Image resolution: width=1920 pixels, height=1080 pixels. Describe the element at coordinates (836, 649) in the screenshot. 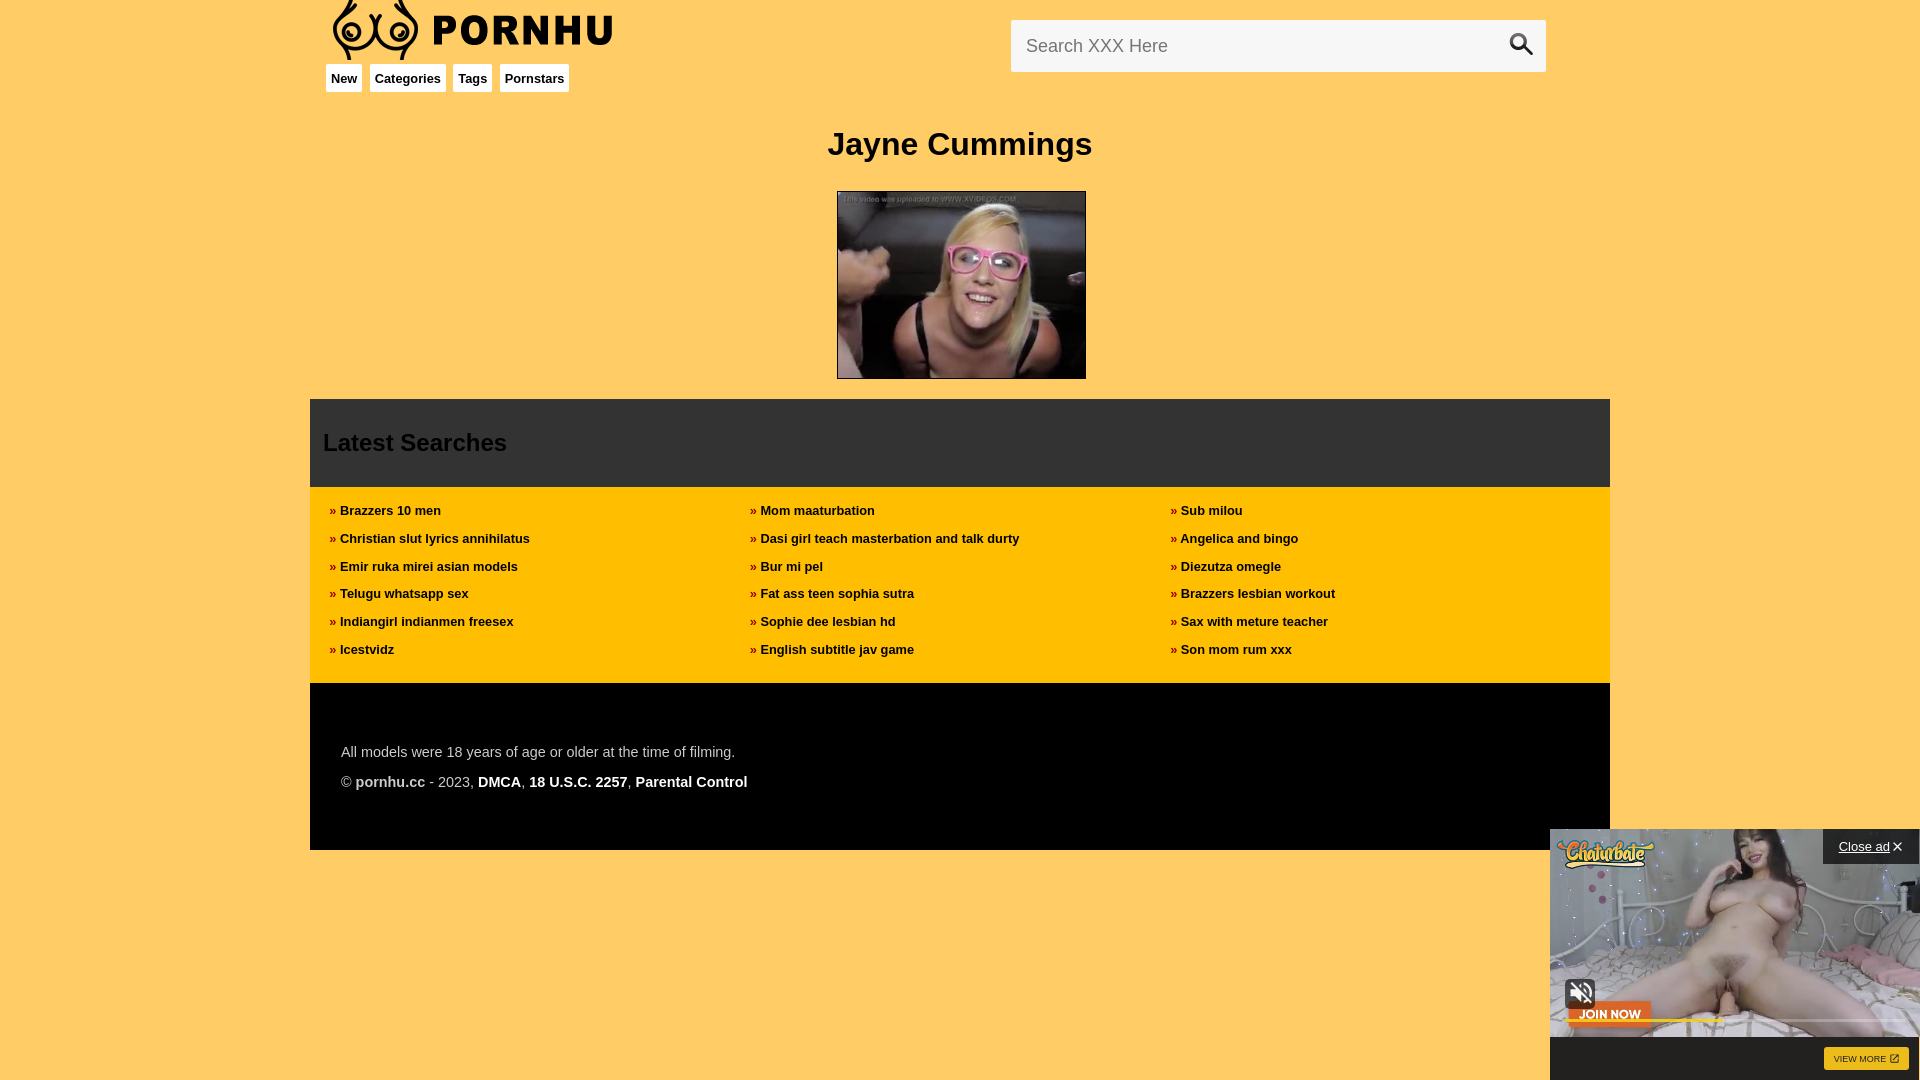

I see `'English subtitle jav game'` at that location.